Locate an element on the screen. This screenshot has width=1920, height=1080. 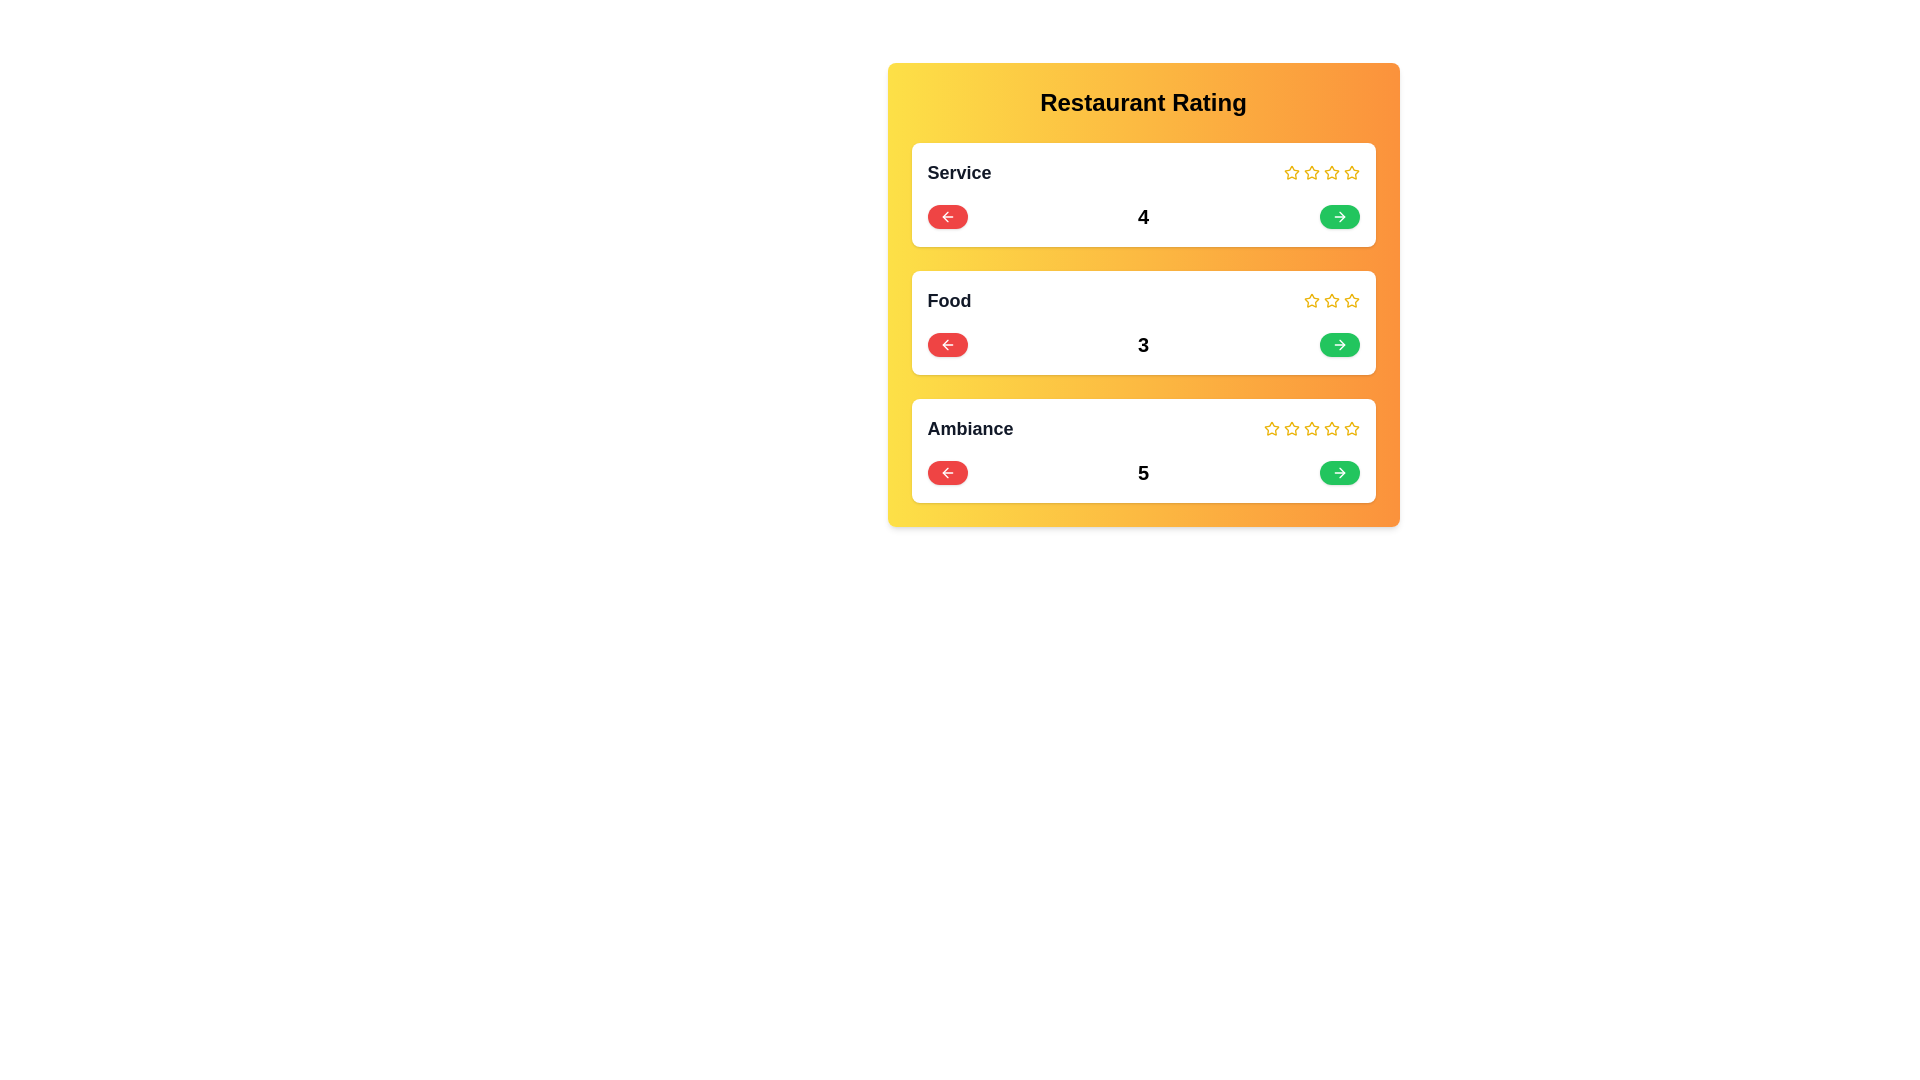
the fourth star from the left in the first row of the rating stars for the 'Service' category is located at coordinates (1331, 172).